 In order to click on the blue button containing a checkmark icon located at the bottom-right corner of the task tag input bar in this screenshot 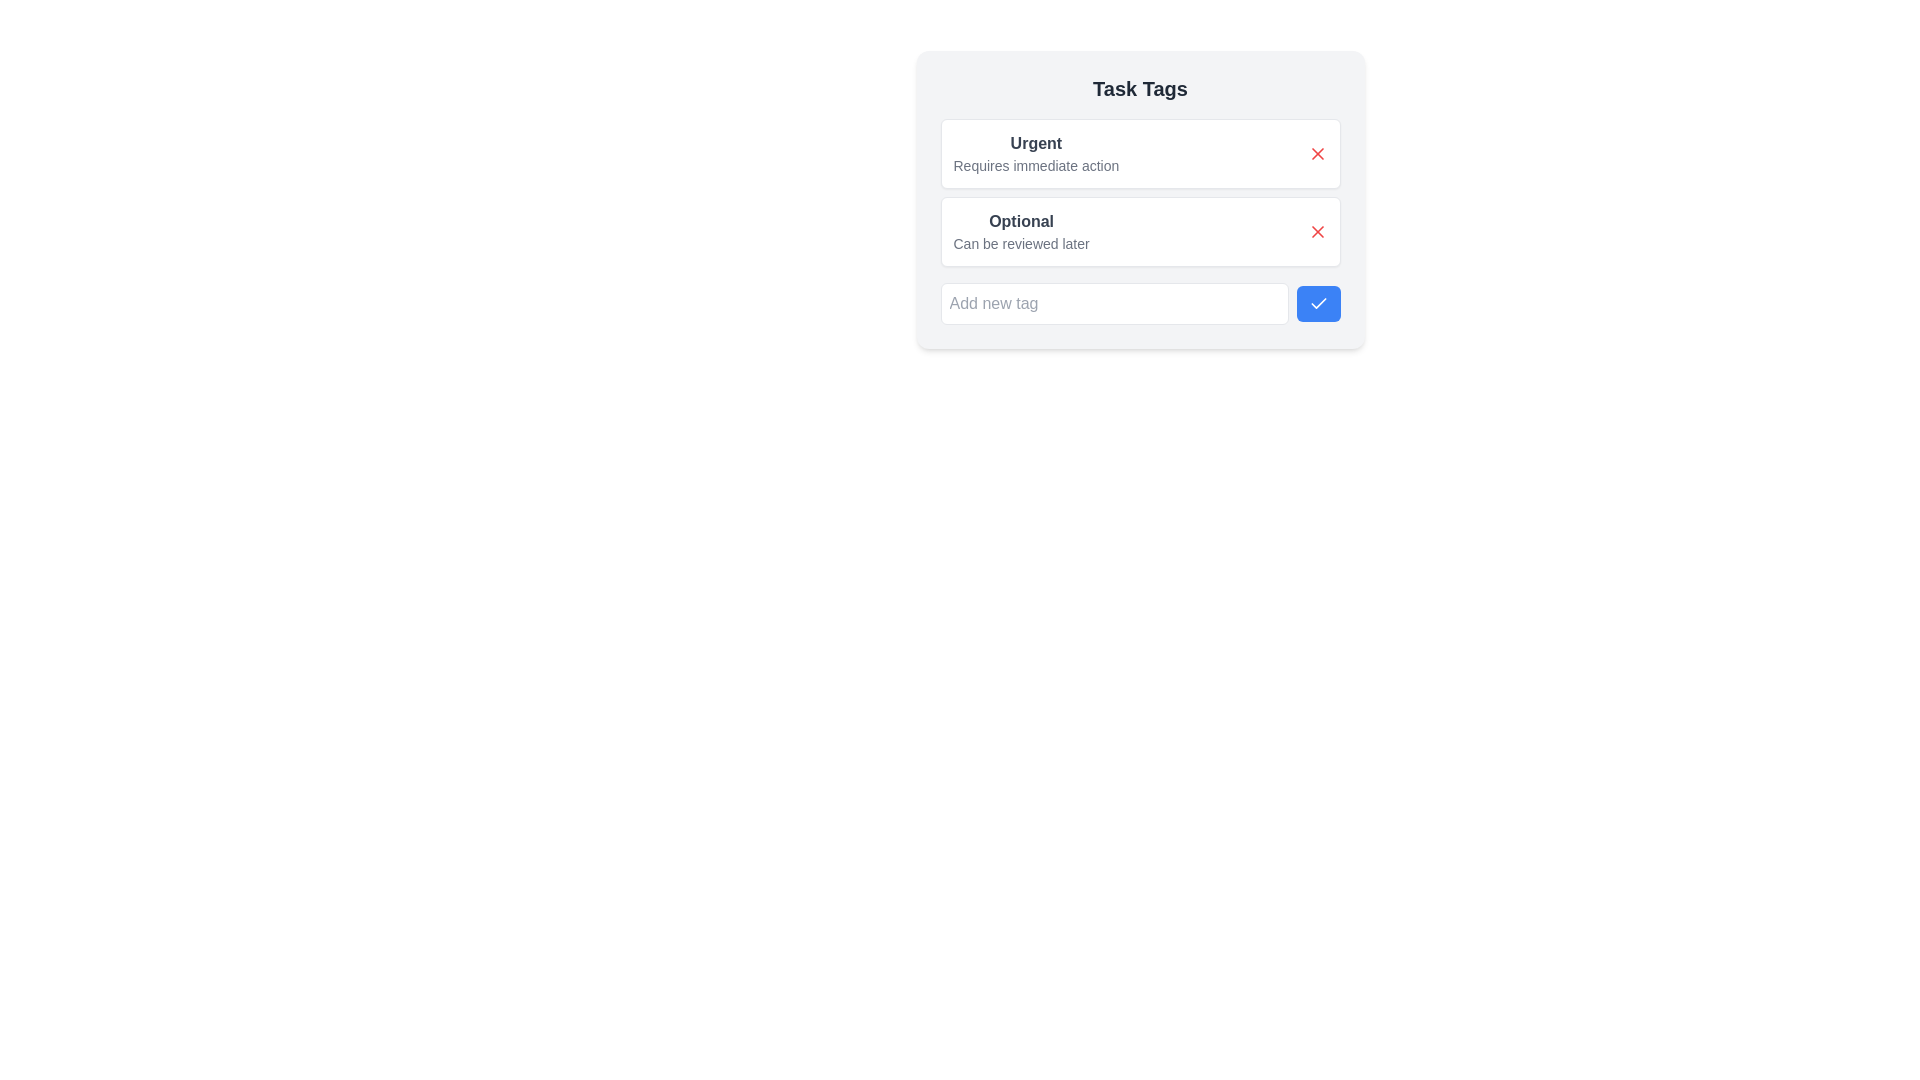, I will do `click(1318, 304)`.